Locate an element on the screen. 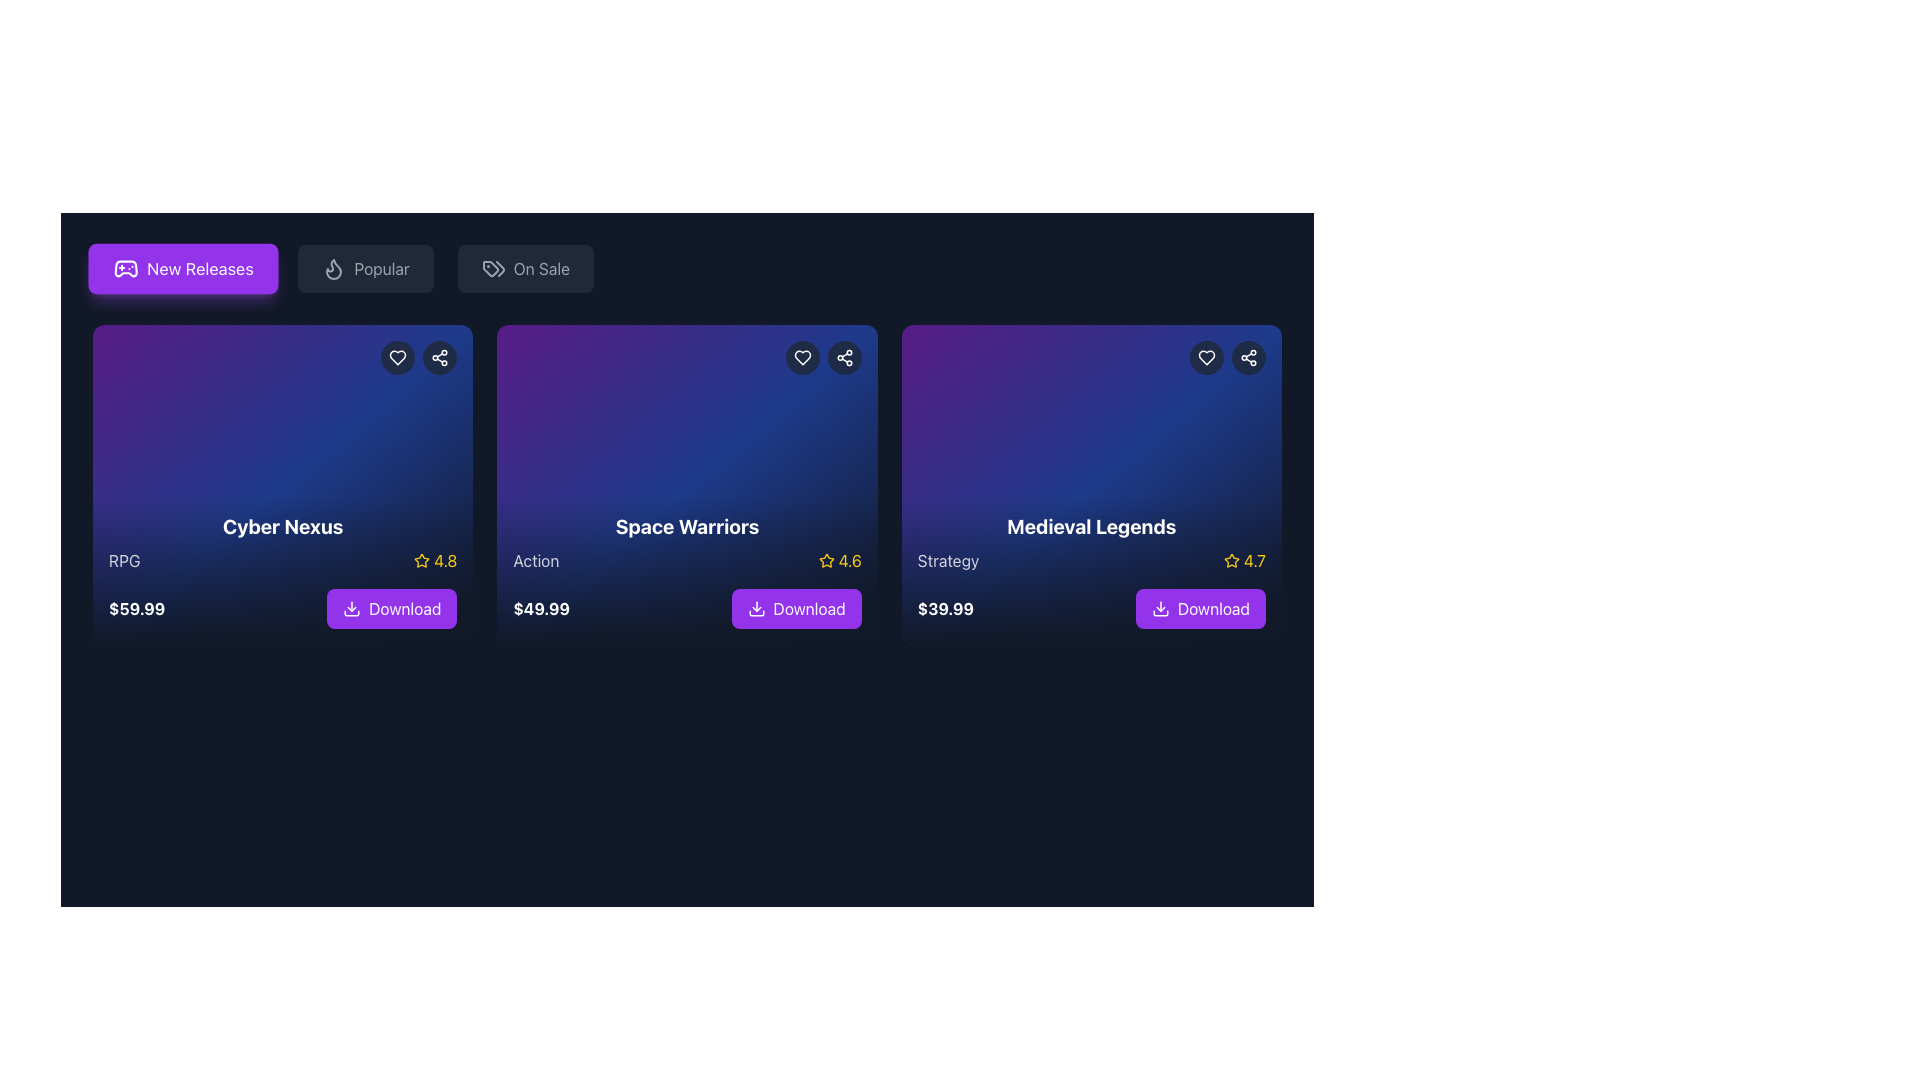 Image resolution: width=1920 pixels, height=1080 pixels. the heart-shaped icon in the top-right corner of the 'Cyber Nexus' card to favorite the item is located at coordinates (398, 357).